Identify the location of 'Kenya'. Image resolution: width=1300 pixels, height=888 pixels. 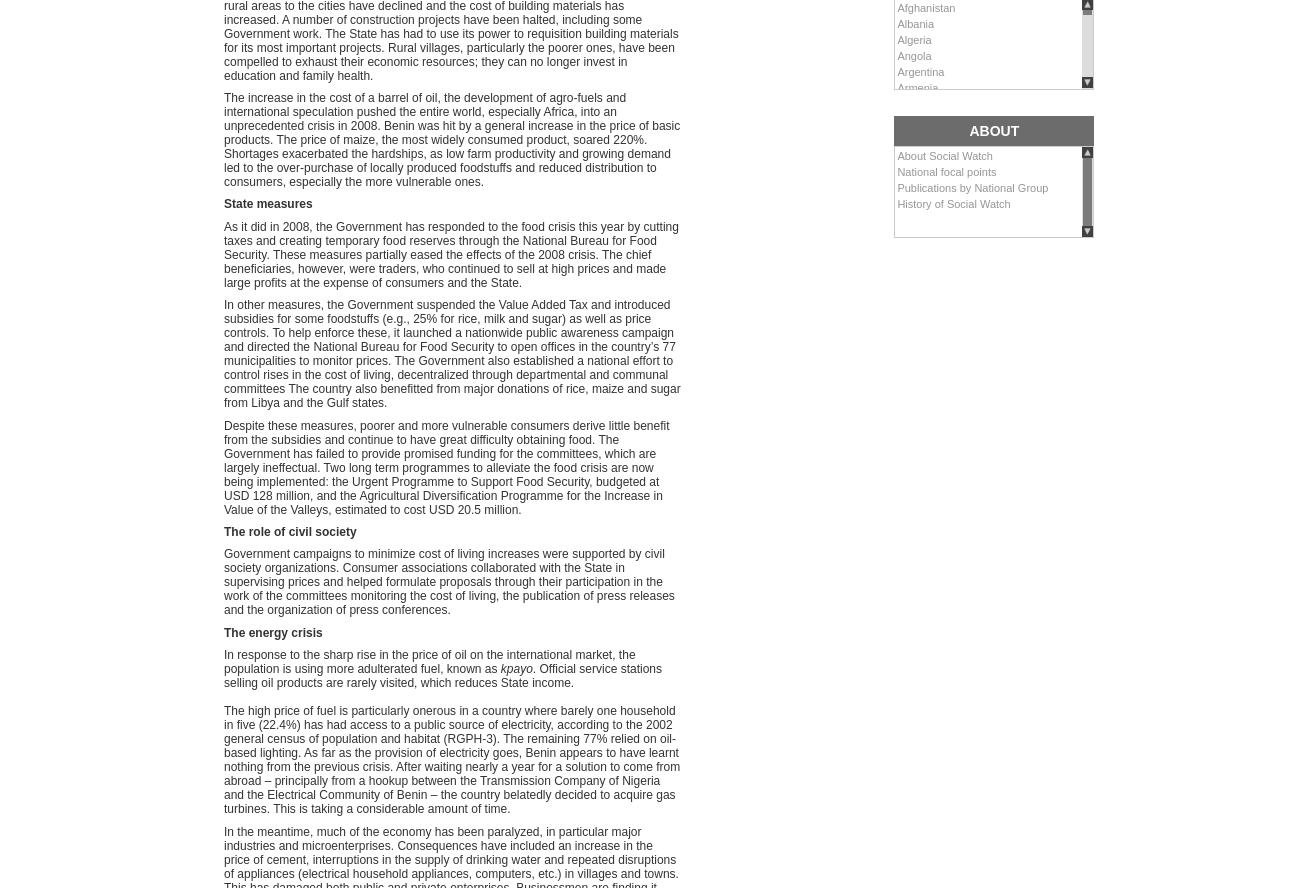
(895, 791).